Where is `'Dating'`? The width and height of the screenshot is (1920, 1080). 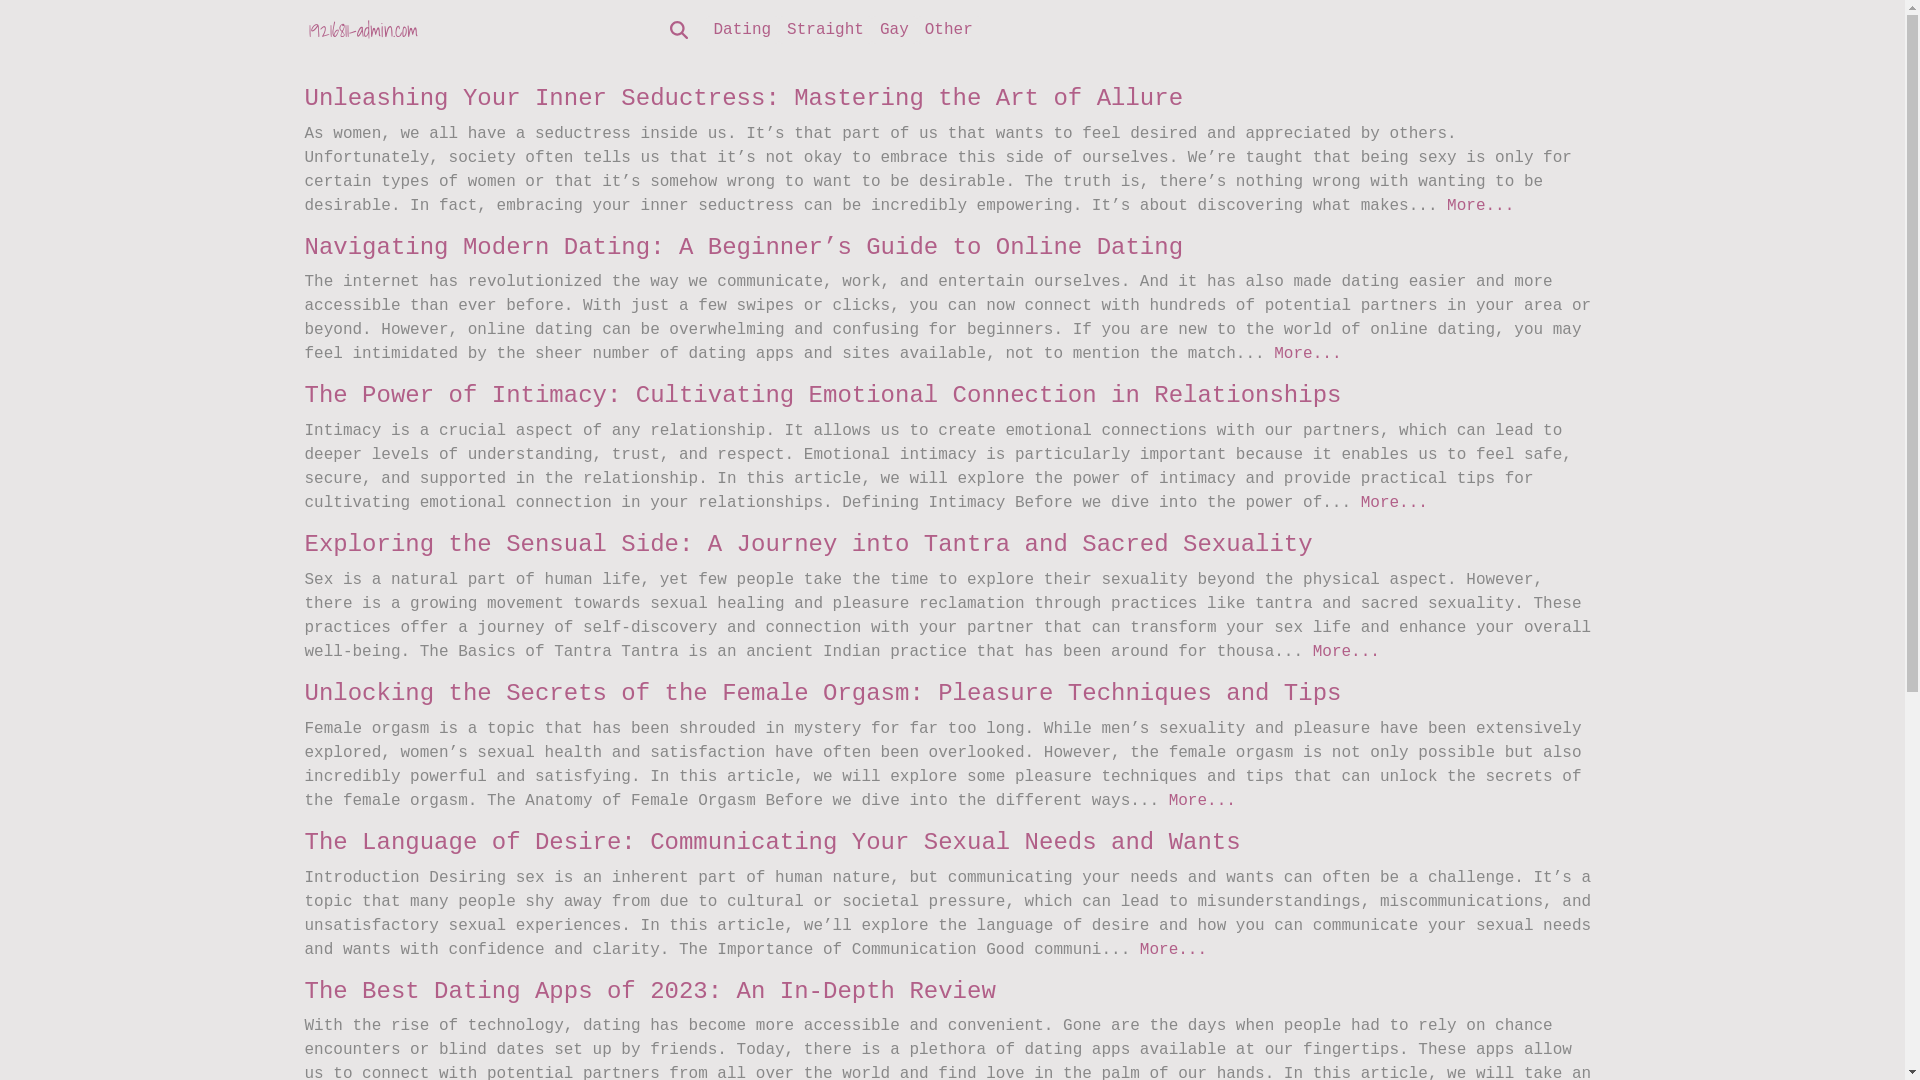 'Dating' is located at coordinates (742, 30).